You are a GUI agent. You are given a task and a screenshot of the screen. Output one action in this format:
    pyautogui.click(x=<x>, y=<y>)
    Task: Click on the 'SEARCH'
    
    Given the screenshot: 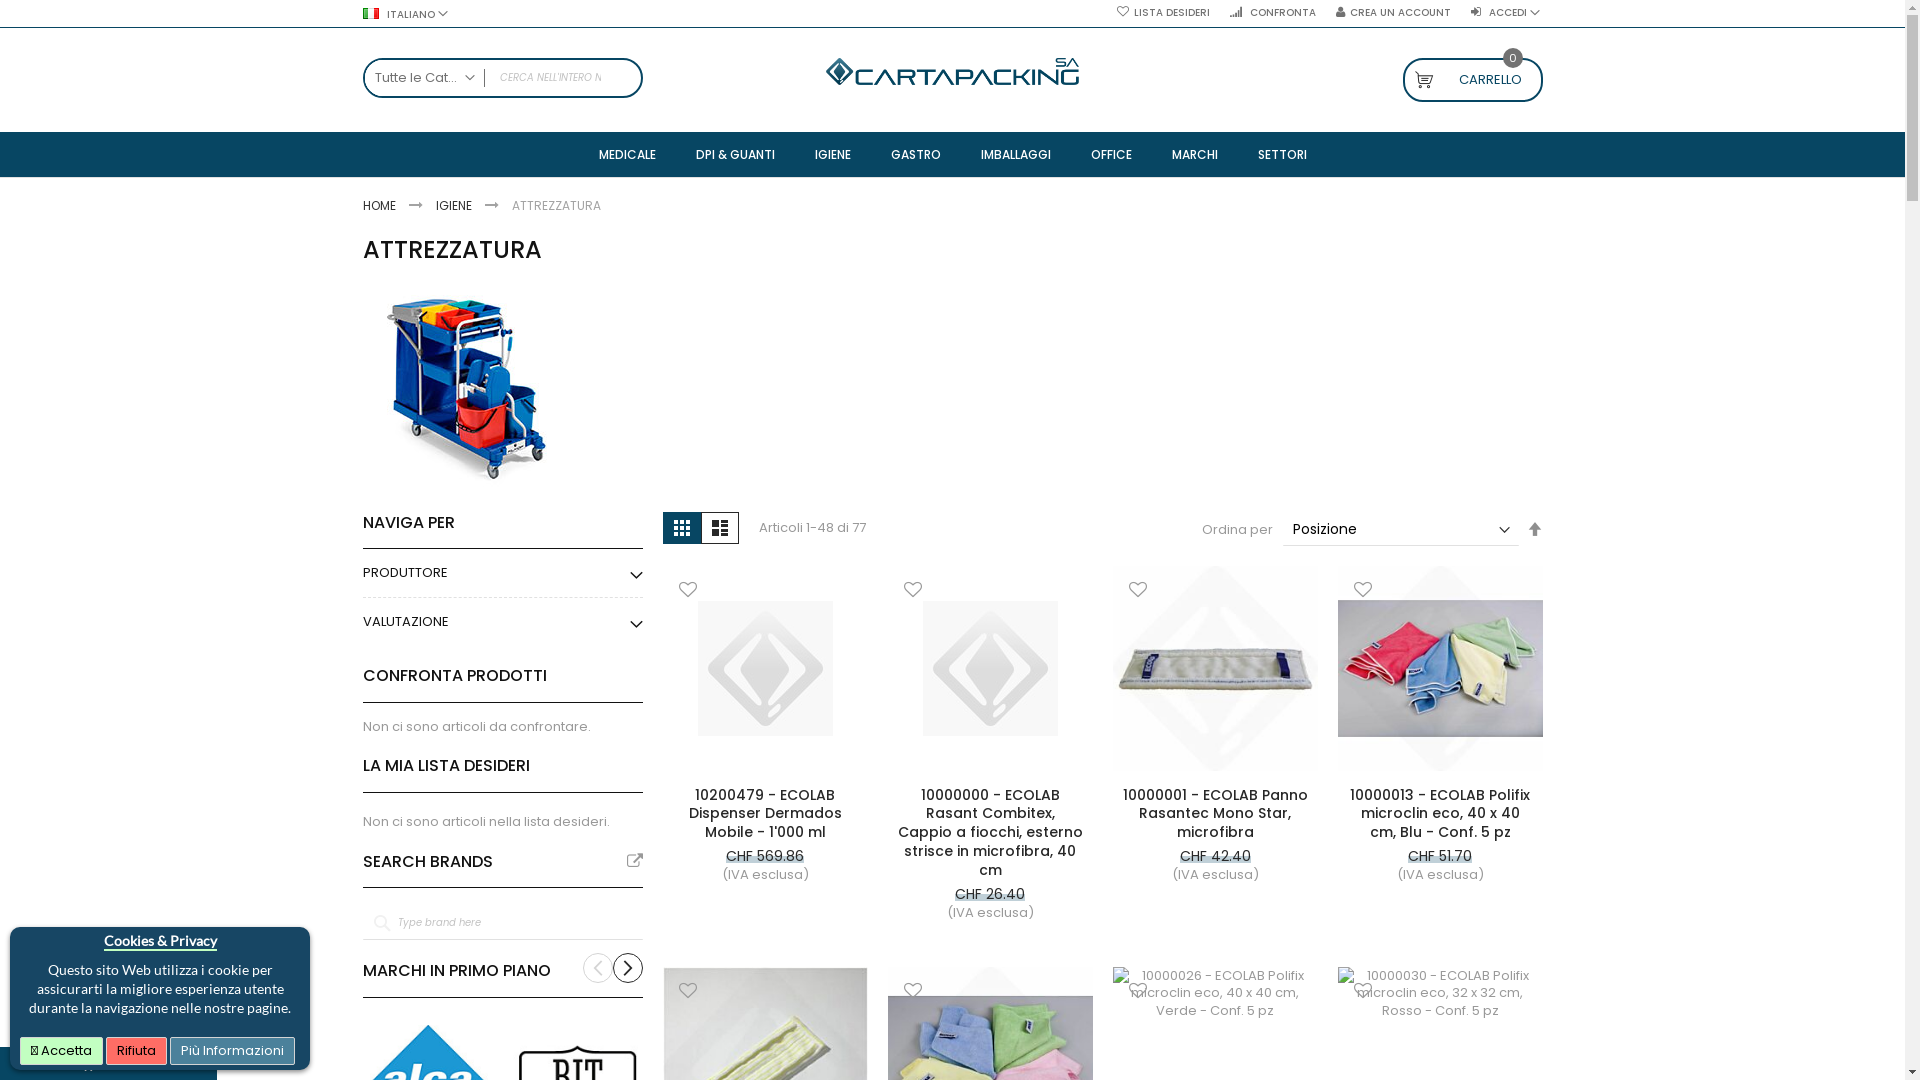 What is the action you would take?
    pyautogui.click(x=621, y=76)
    